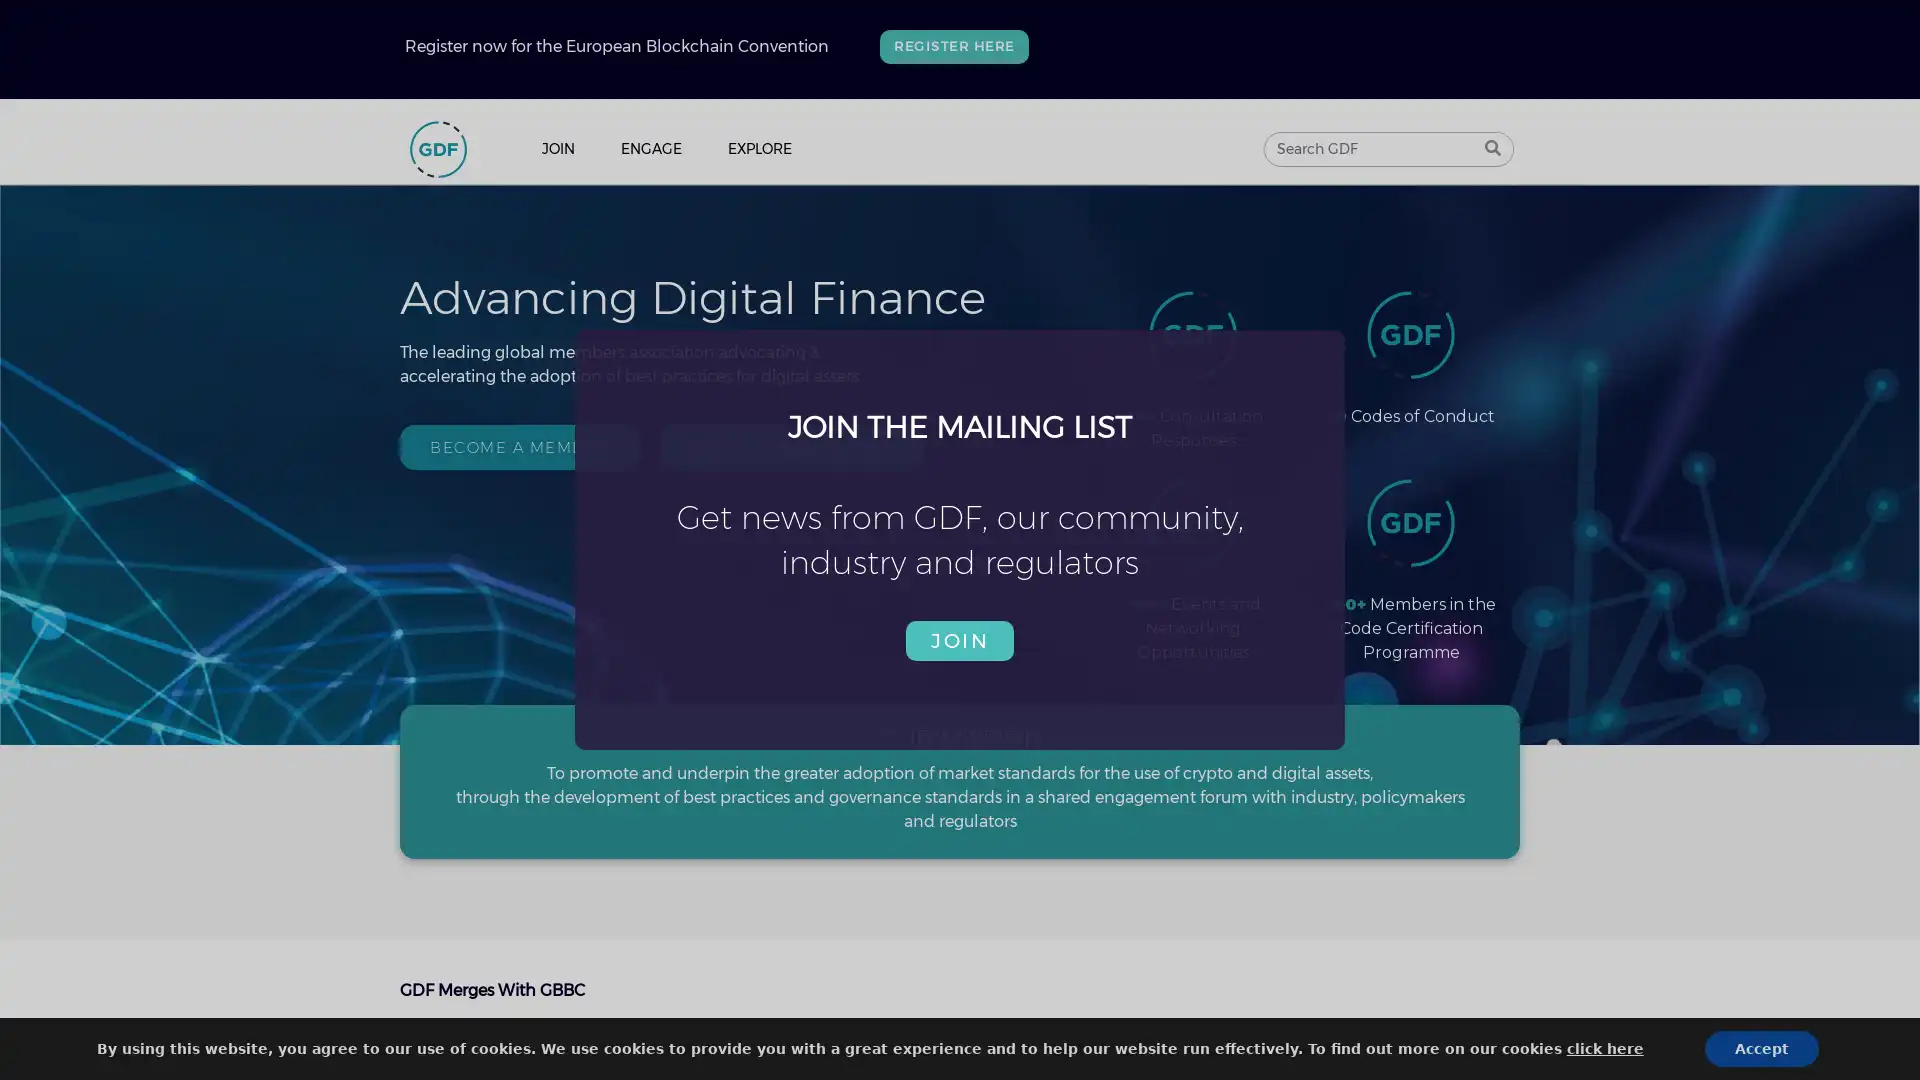 The width and height of the screenshot is (1920, 1080). I want to click on JOIN OUR MAILING LIST, so click(789, 445).